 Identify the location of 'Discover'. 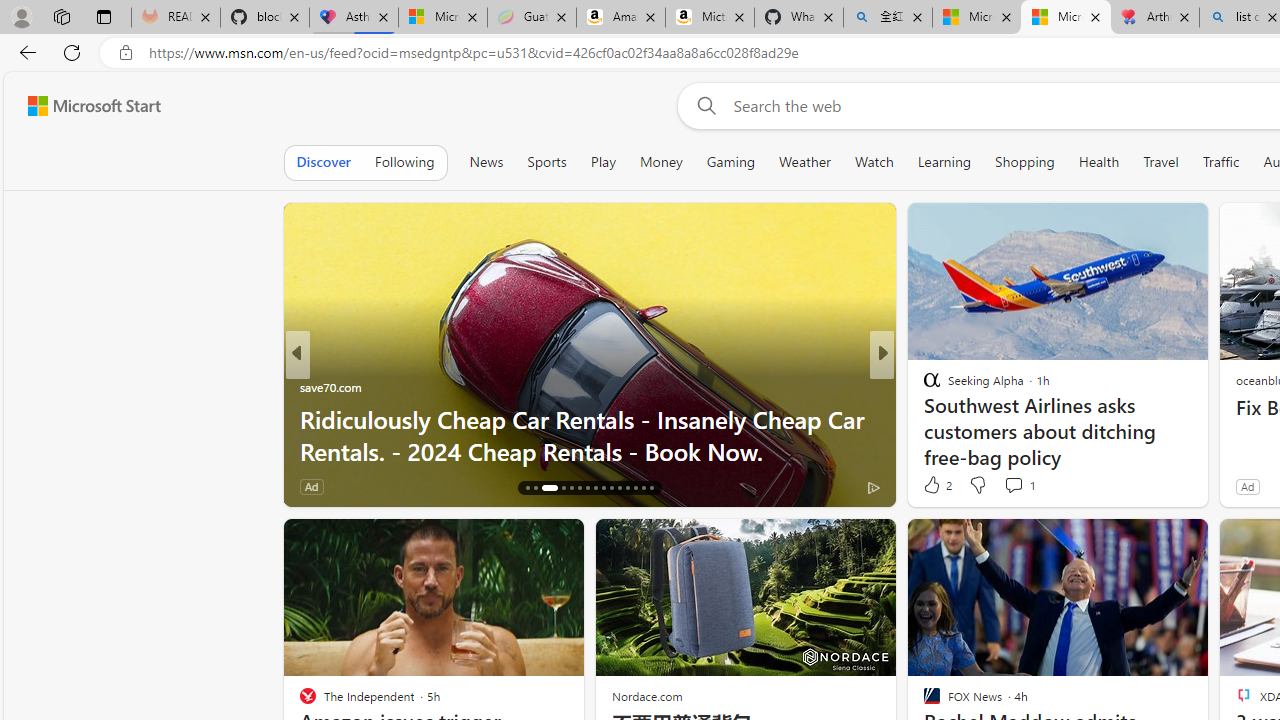
(323, 161).